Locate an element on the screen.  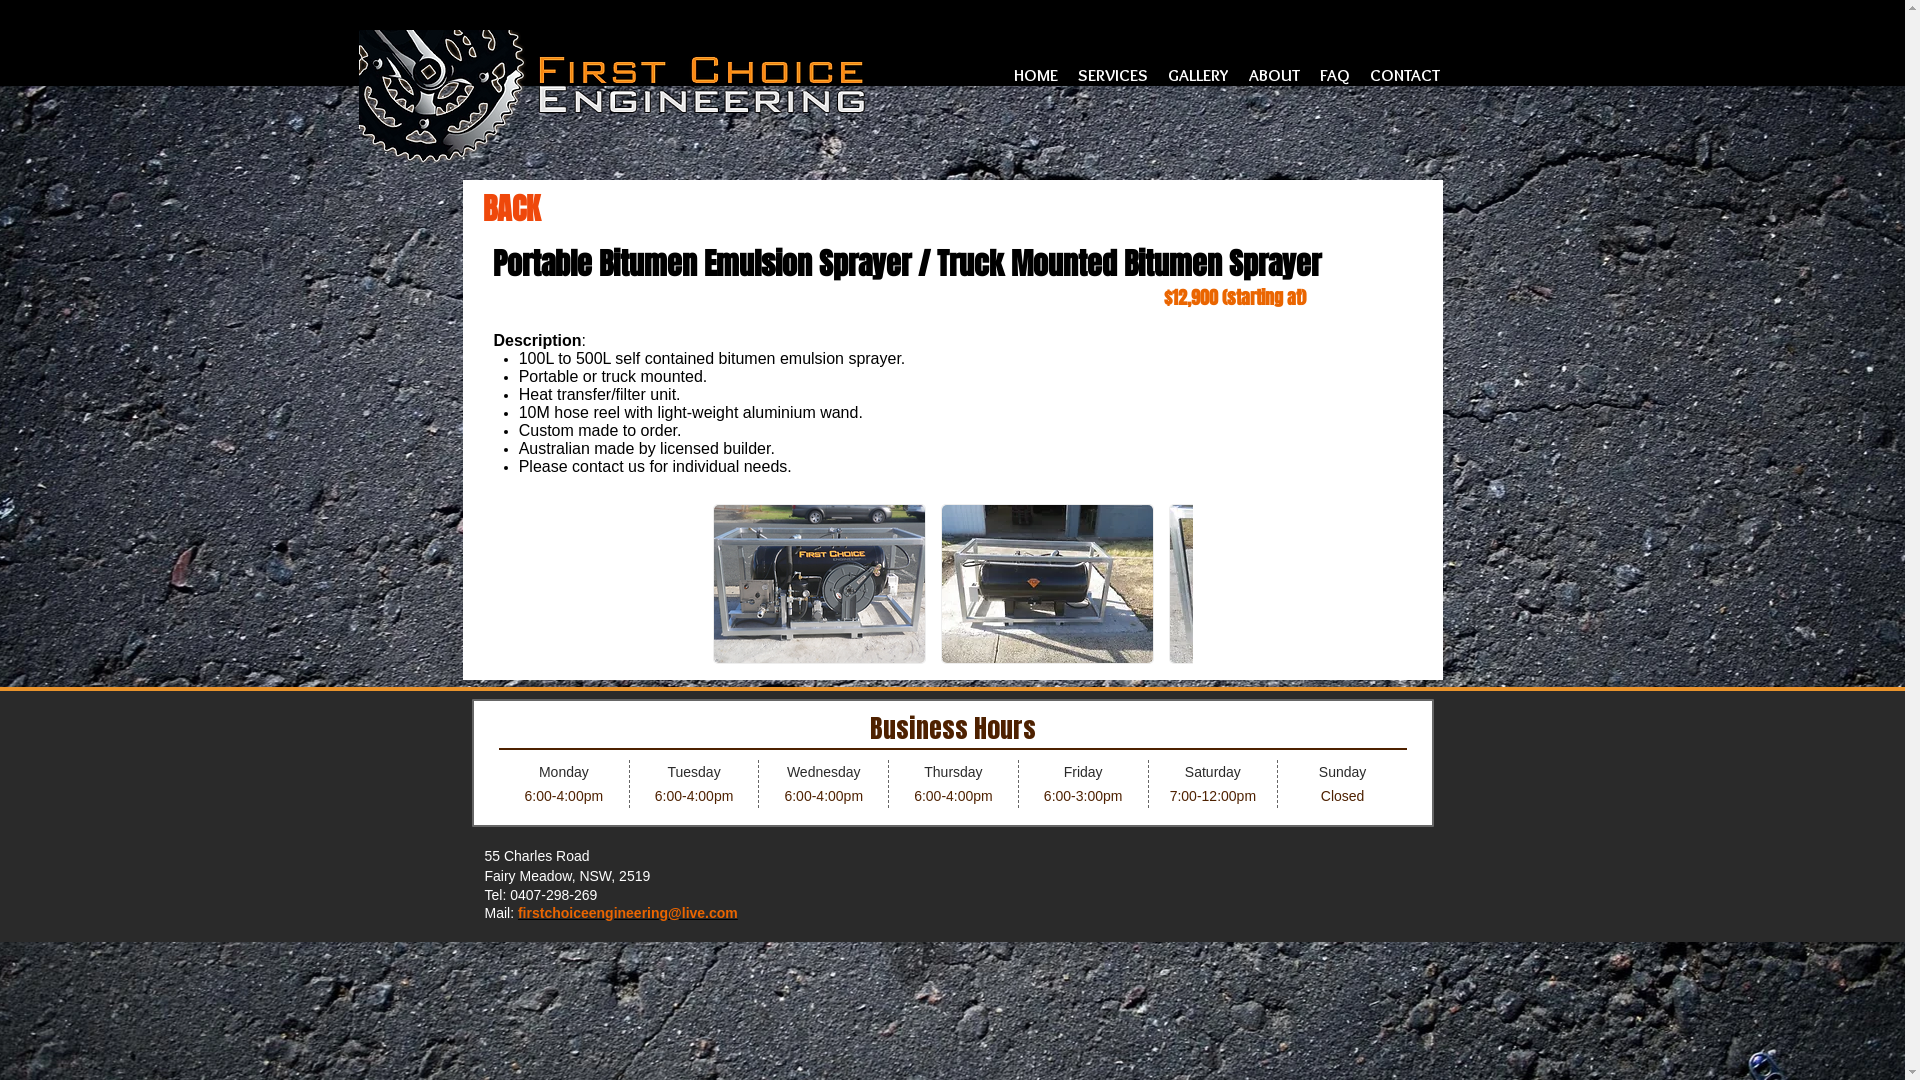
'Open for Business' is located at coordinates (952, 763).